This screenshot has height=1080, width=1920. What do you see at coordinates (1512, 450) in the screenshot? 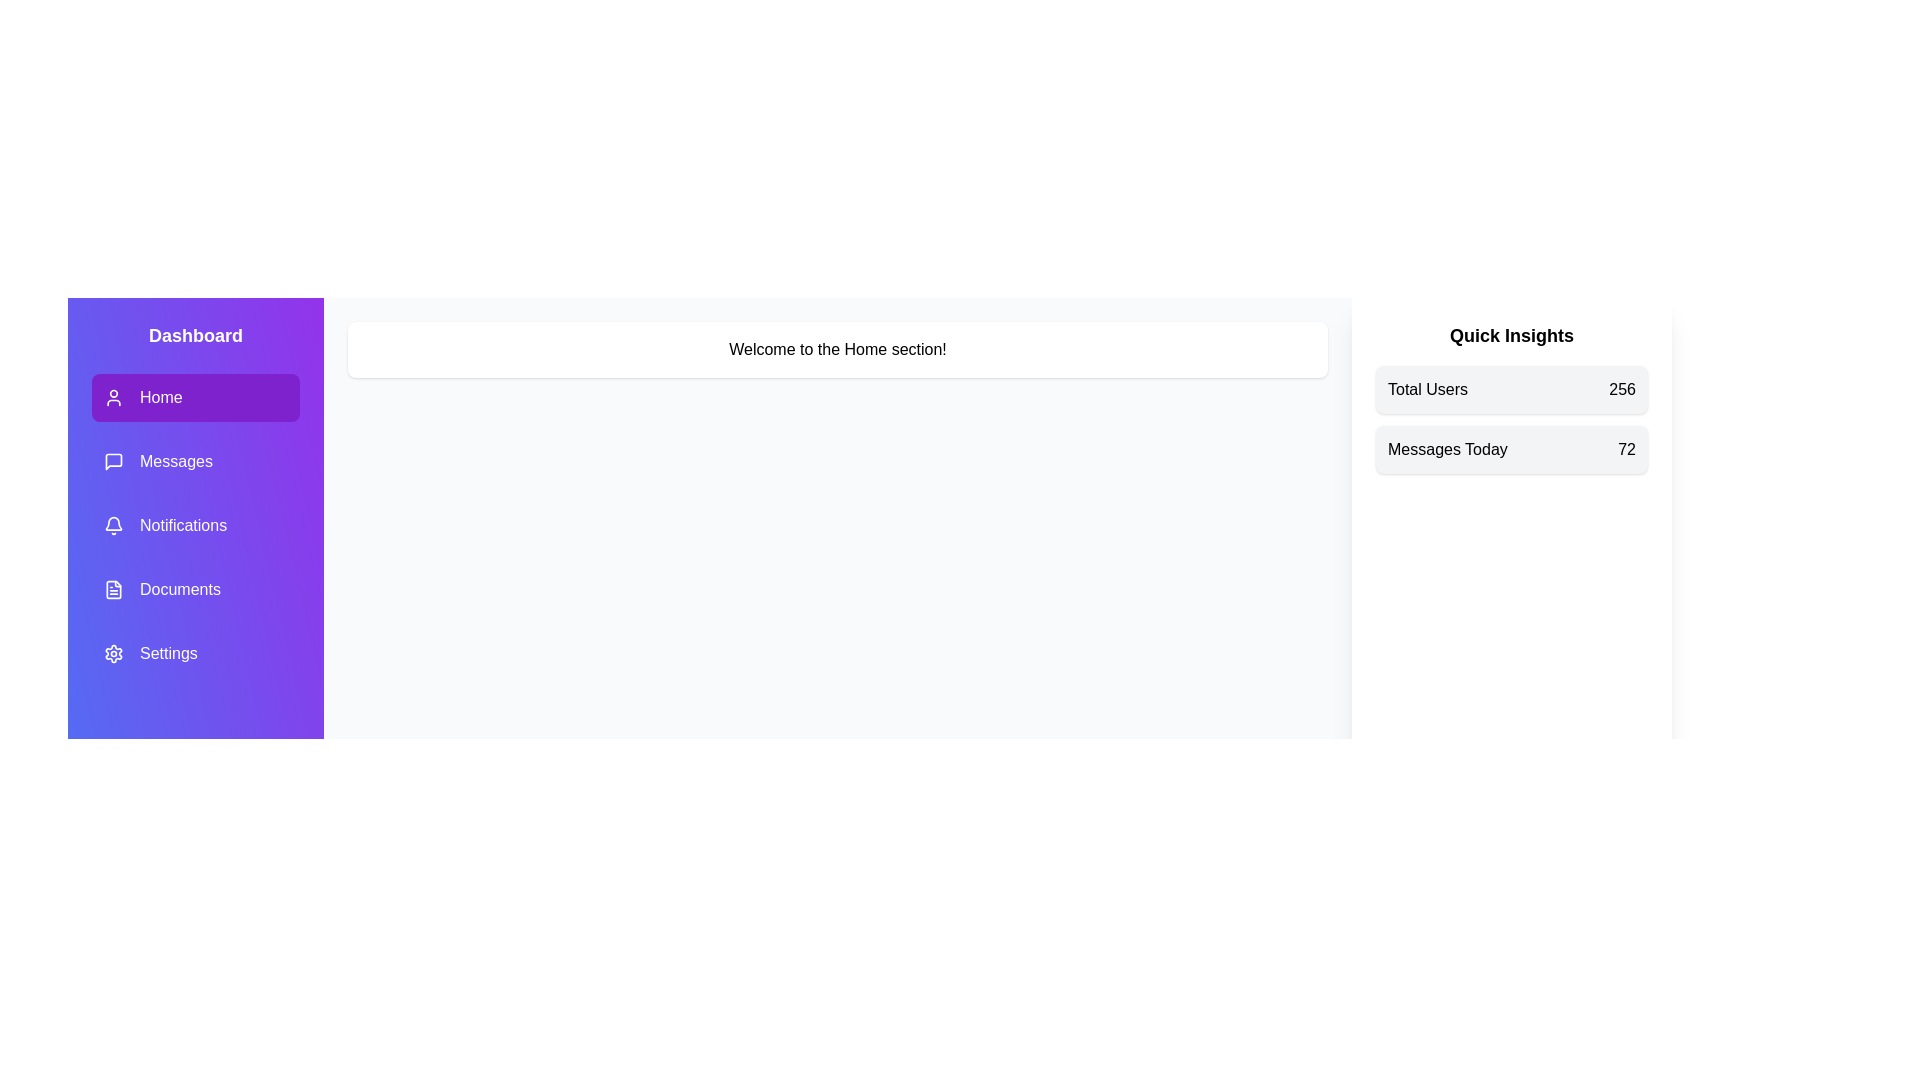
I see `the Statistical summary card displaying 'Messages Today' with the numeral '72' on the right, located in the right sidebar under 'Quick Insights.'` at bounding box center [1512, 450].